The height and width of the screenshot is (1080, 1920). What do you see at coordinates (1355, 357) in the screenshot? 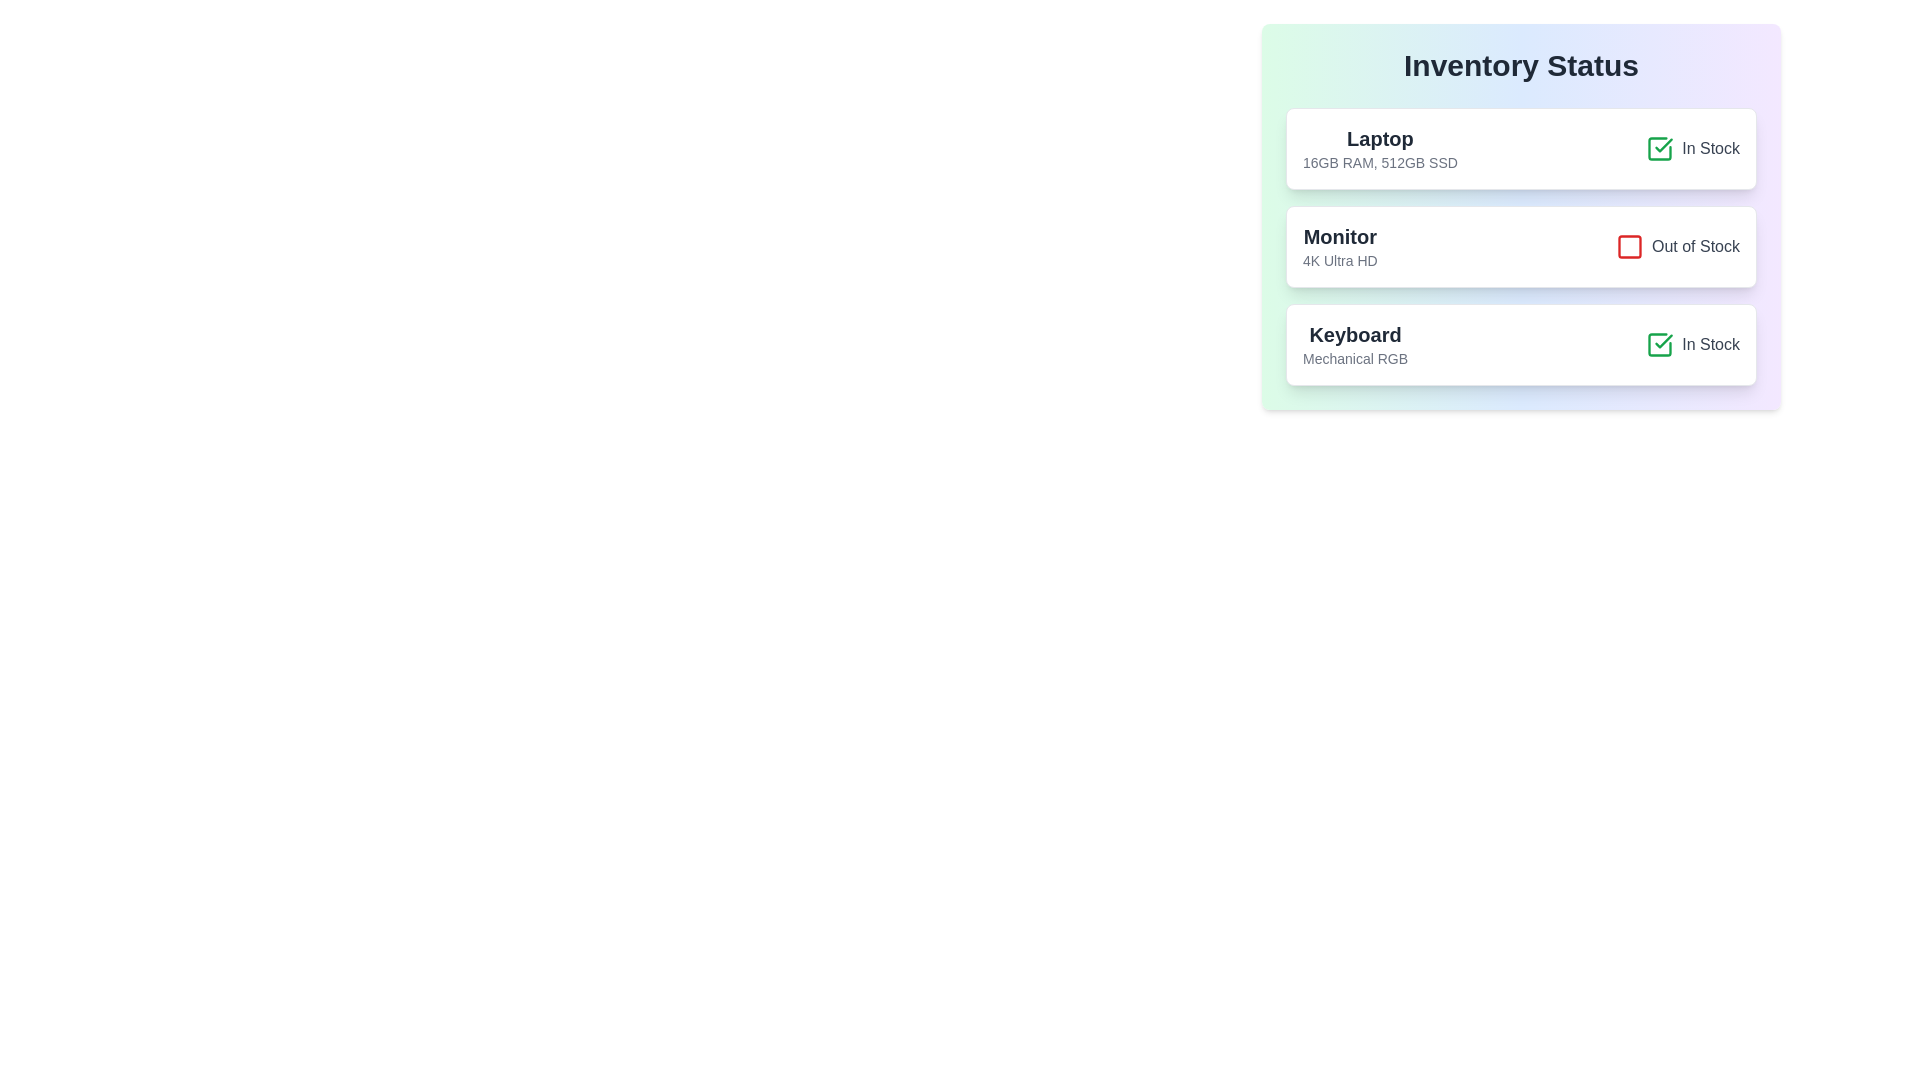
I see `the text label providing a detailed description for the 'Keyboard' inventory item, located directly below the bold 'Keyboard' text` at bounding box center [1355, 357].